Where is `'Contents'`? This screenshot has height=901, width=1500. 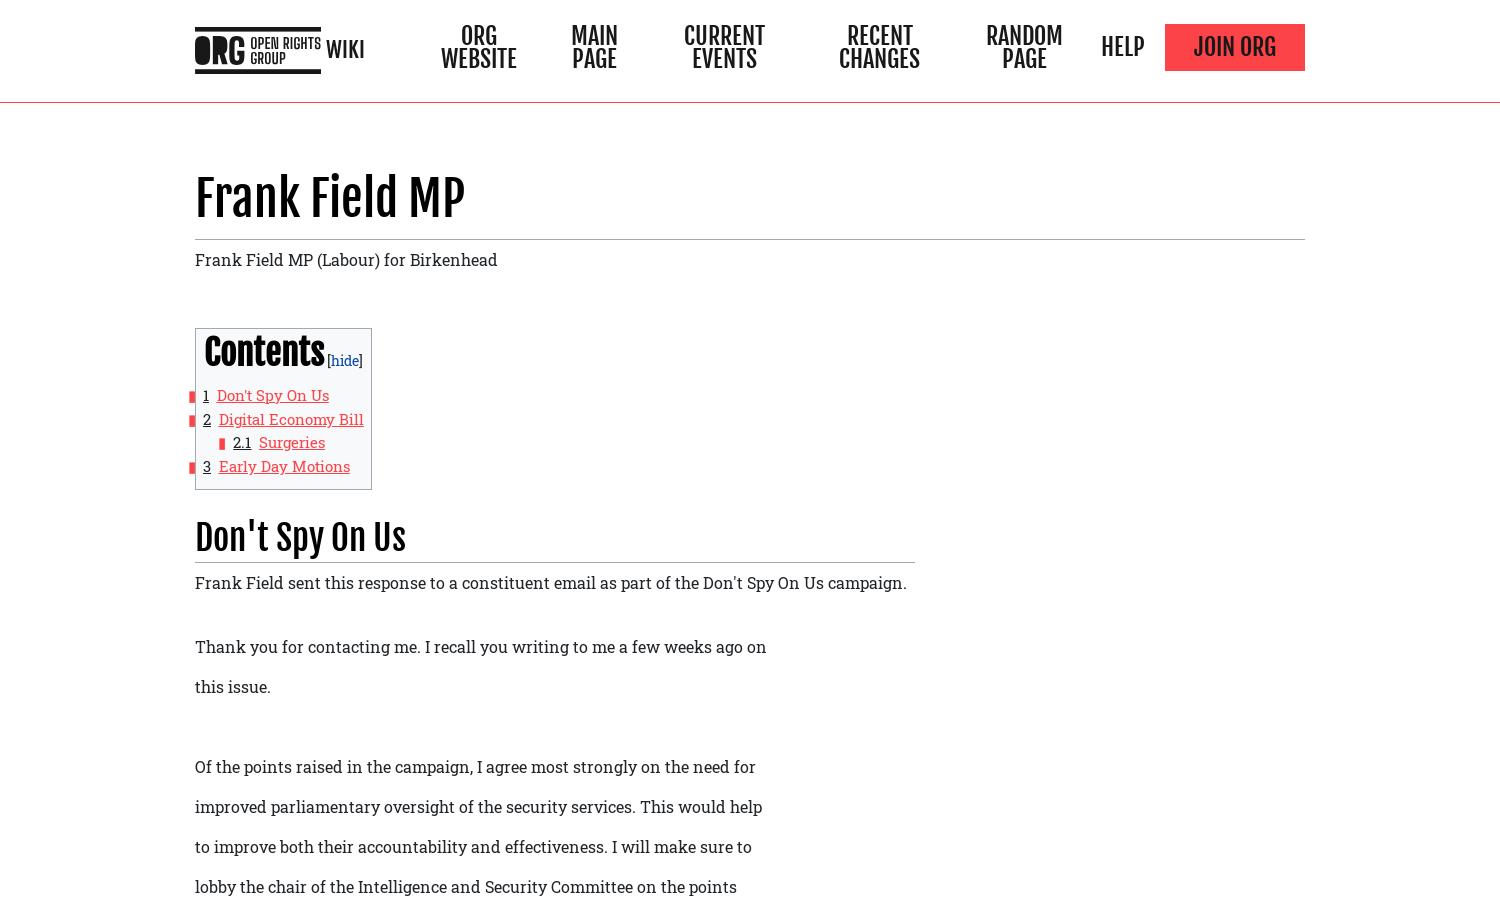 'Contents' is located at coordinates (201, 352).